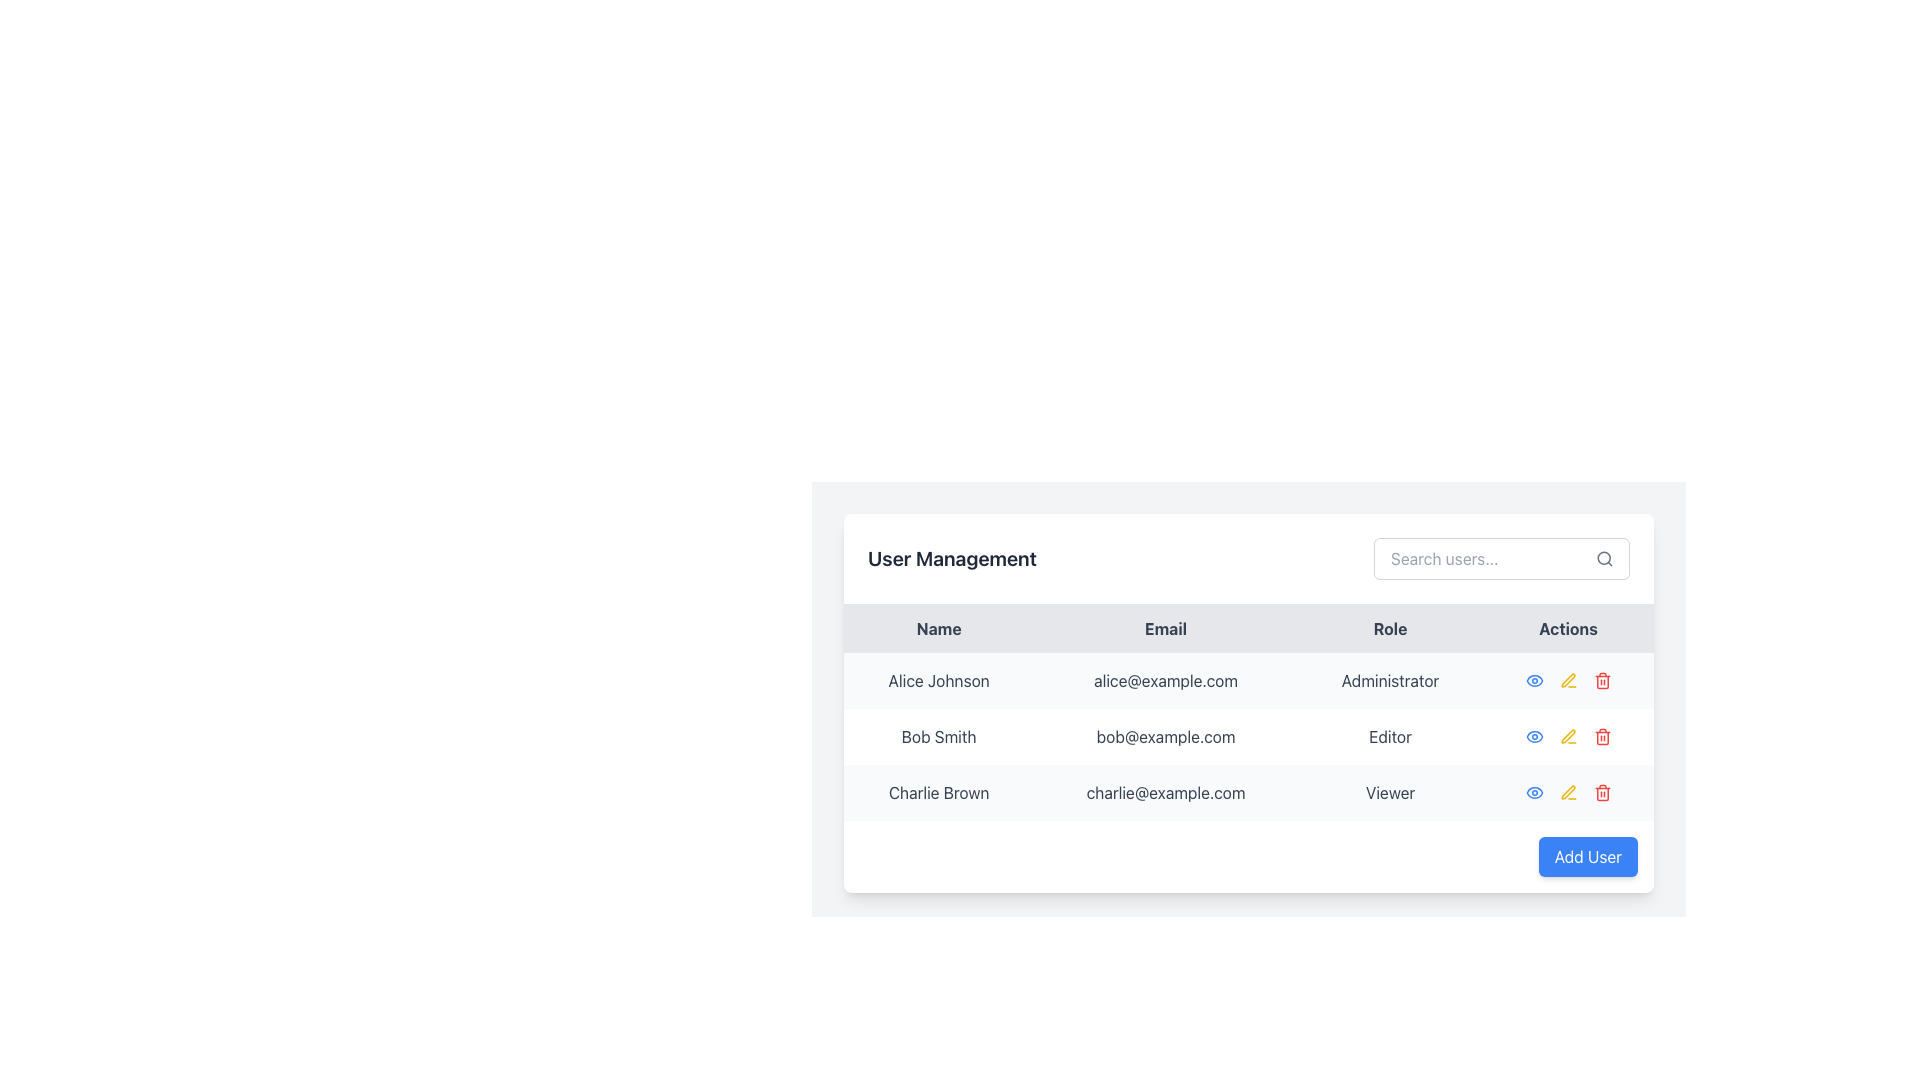  I want to click on the second icon (yellow pen) in the 'Actions' column of the user management table to initiate editing for the 'Viewer' user role, so click(1567, 792).